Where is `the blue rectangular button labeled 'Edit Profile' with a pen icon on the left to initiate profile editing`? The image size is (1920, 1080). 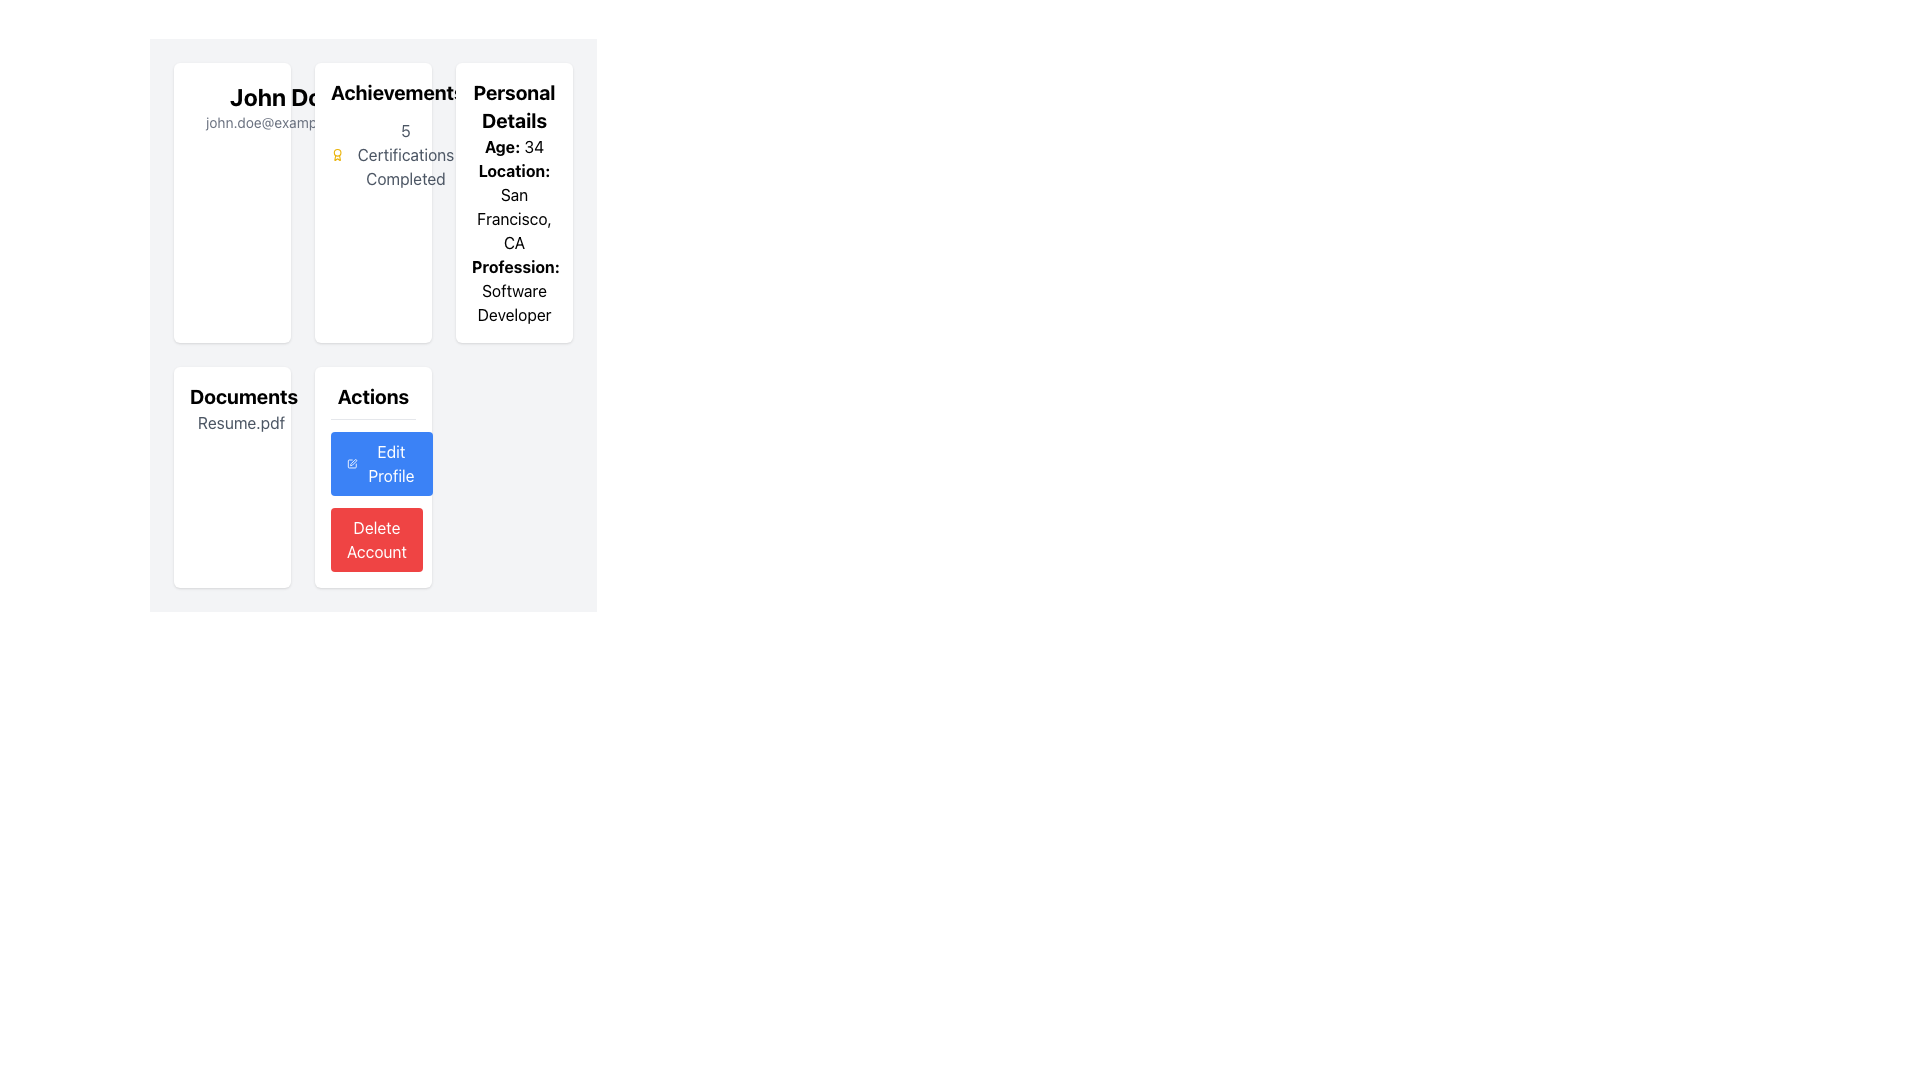
the blue rectangular button labeled 'Edit Profile' with a pen icon on the left to initiate profile editing is located at coordinates (382, 463).